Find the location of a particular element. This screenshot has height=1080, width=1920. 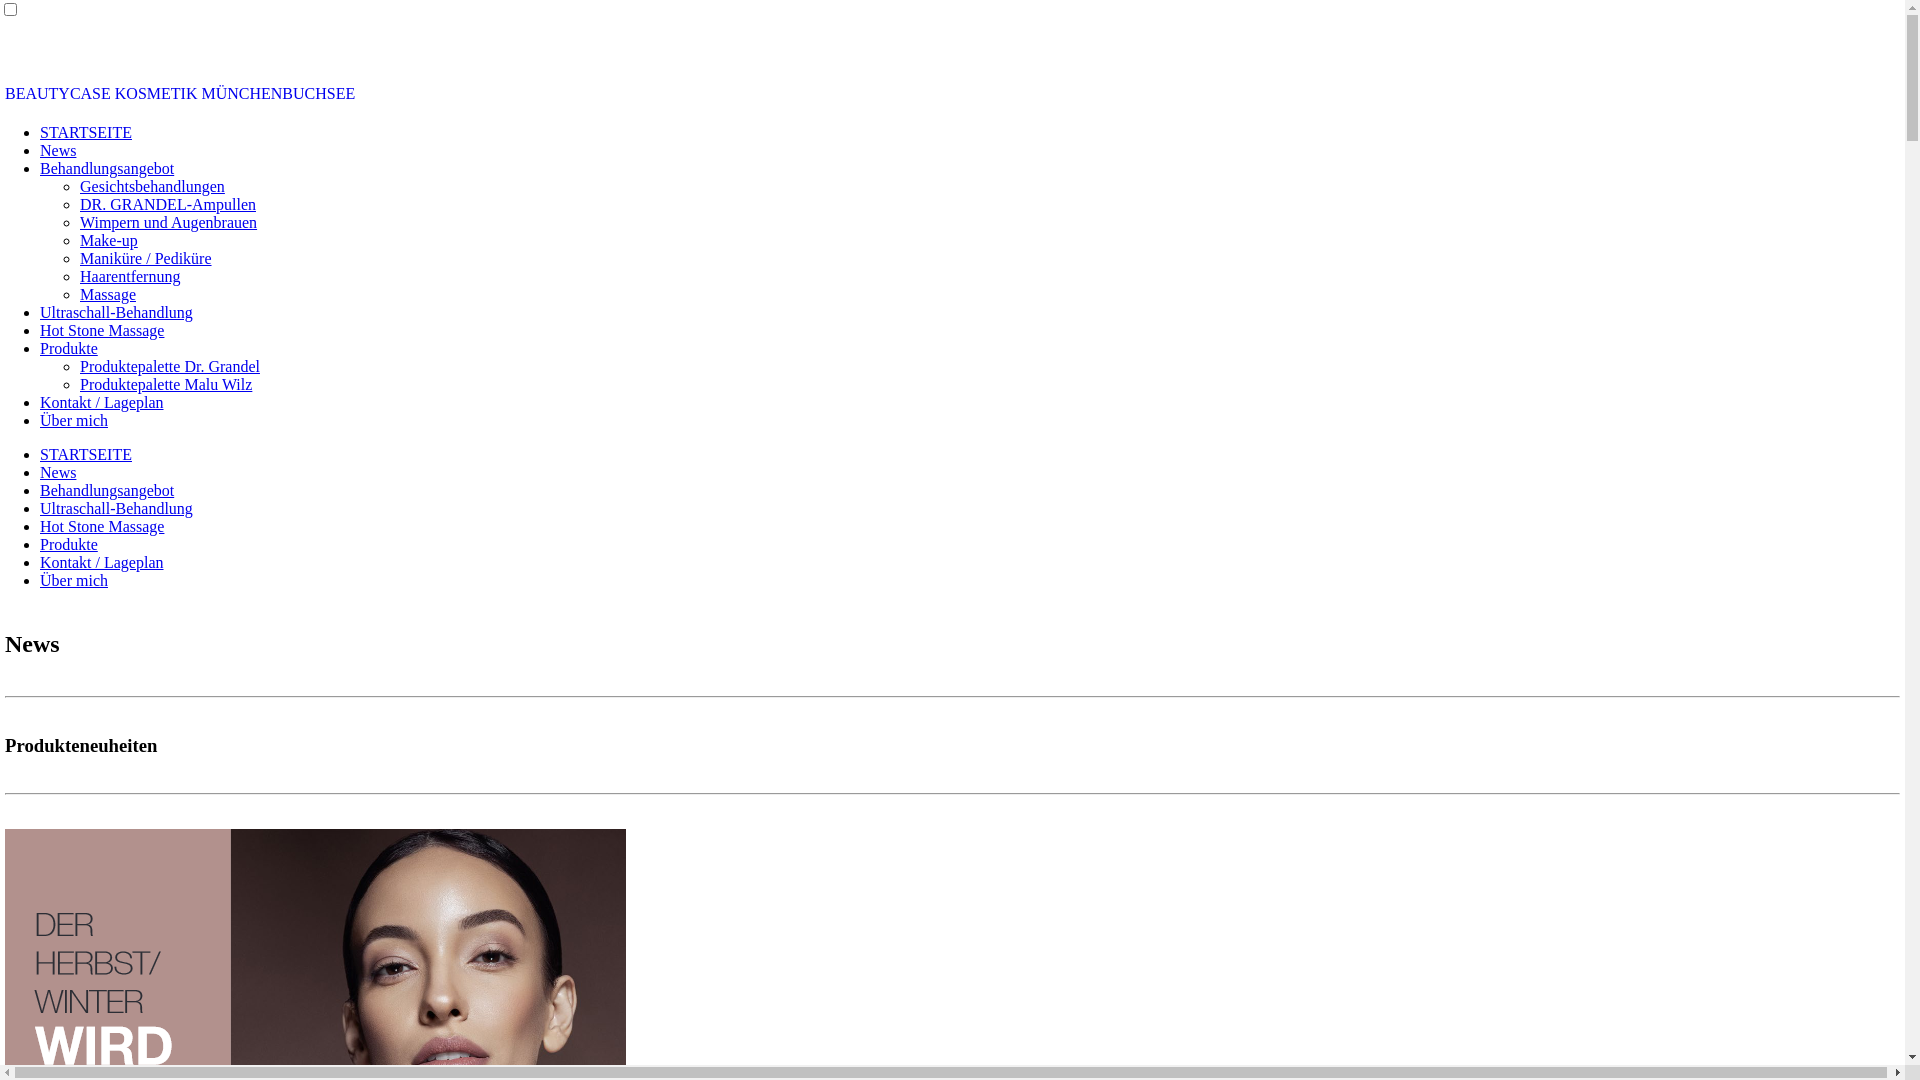

'Produkte' is located at coordinates (68, 347).